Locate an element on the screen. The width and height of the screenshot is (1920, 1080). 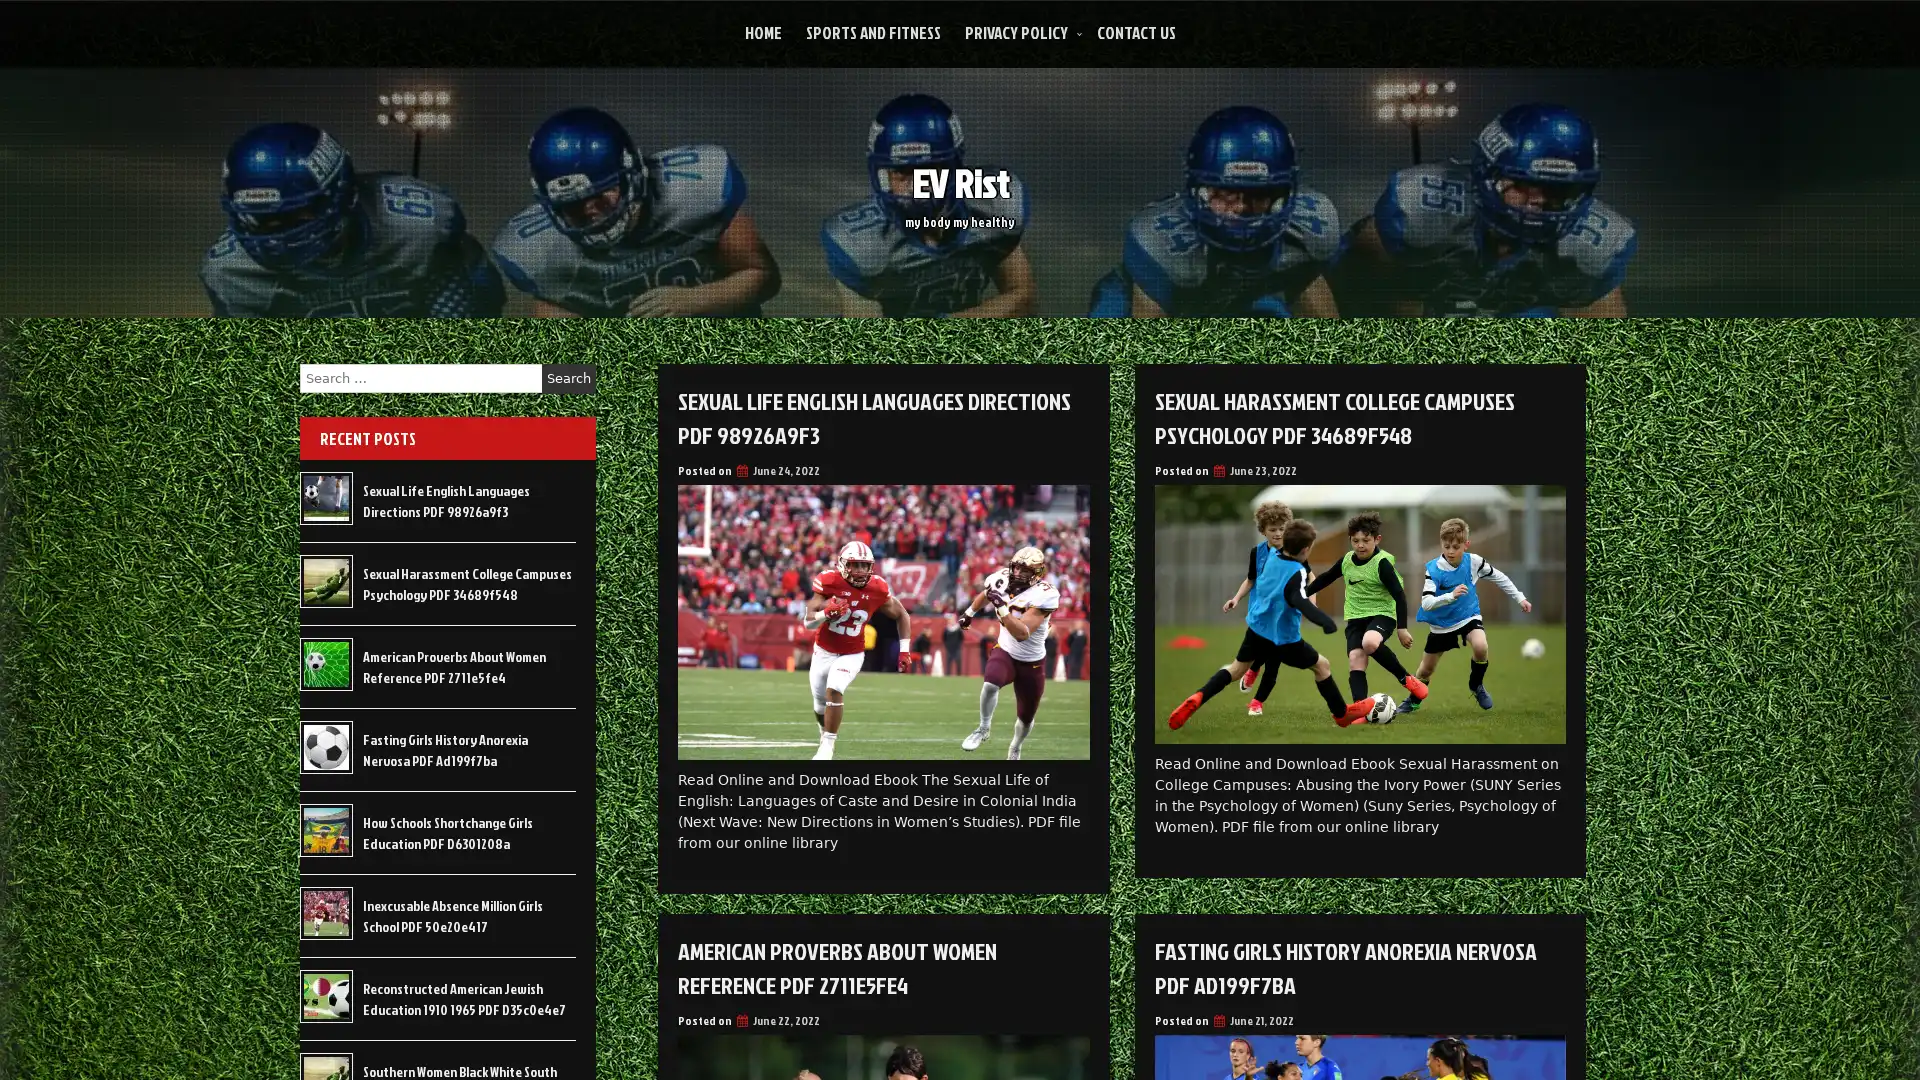
Search is located at coordinates (568, 378).